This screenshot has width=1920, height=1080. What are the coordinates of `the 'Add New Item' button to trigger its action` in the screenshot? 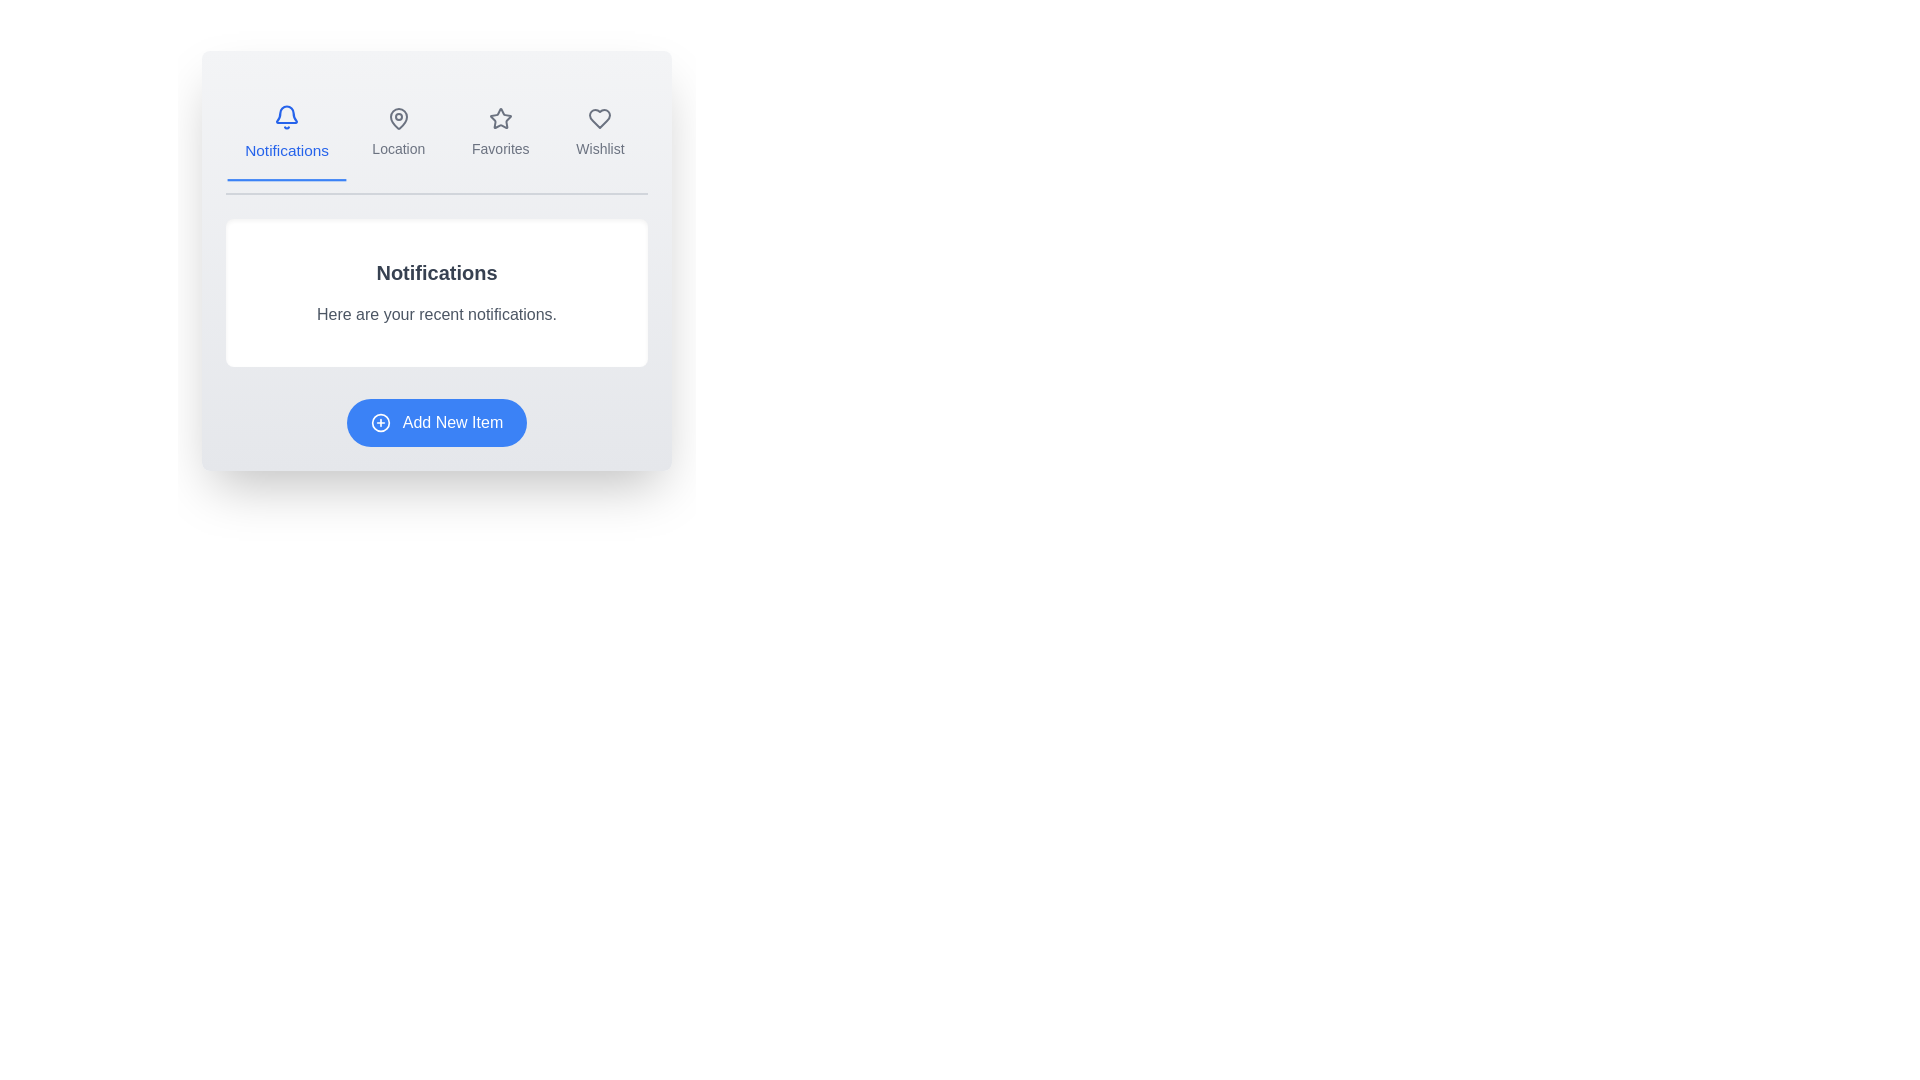 It's located at (435, 422).